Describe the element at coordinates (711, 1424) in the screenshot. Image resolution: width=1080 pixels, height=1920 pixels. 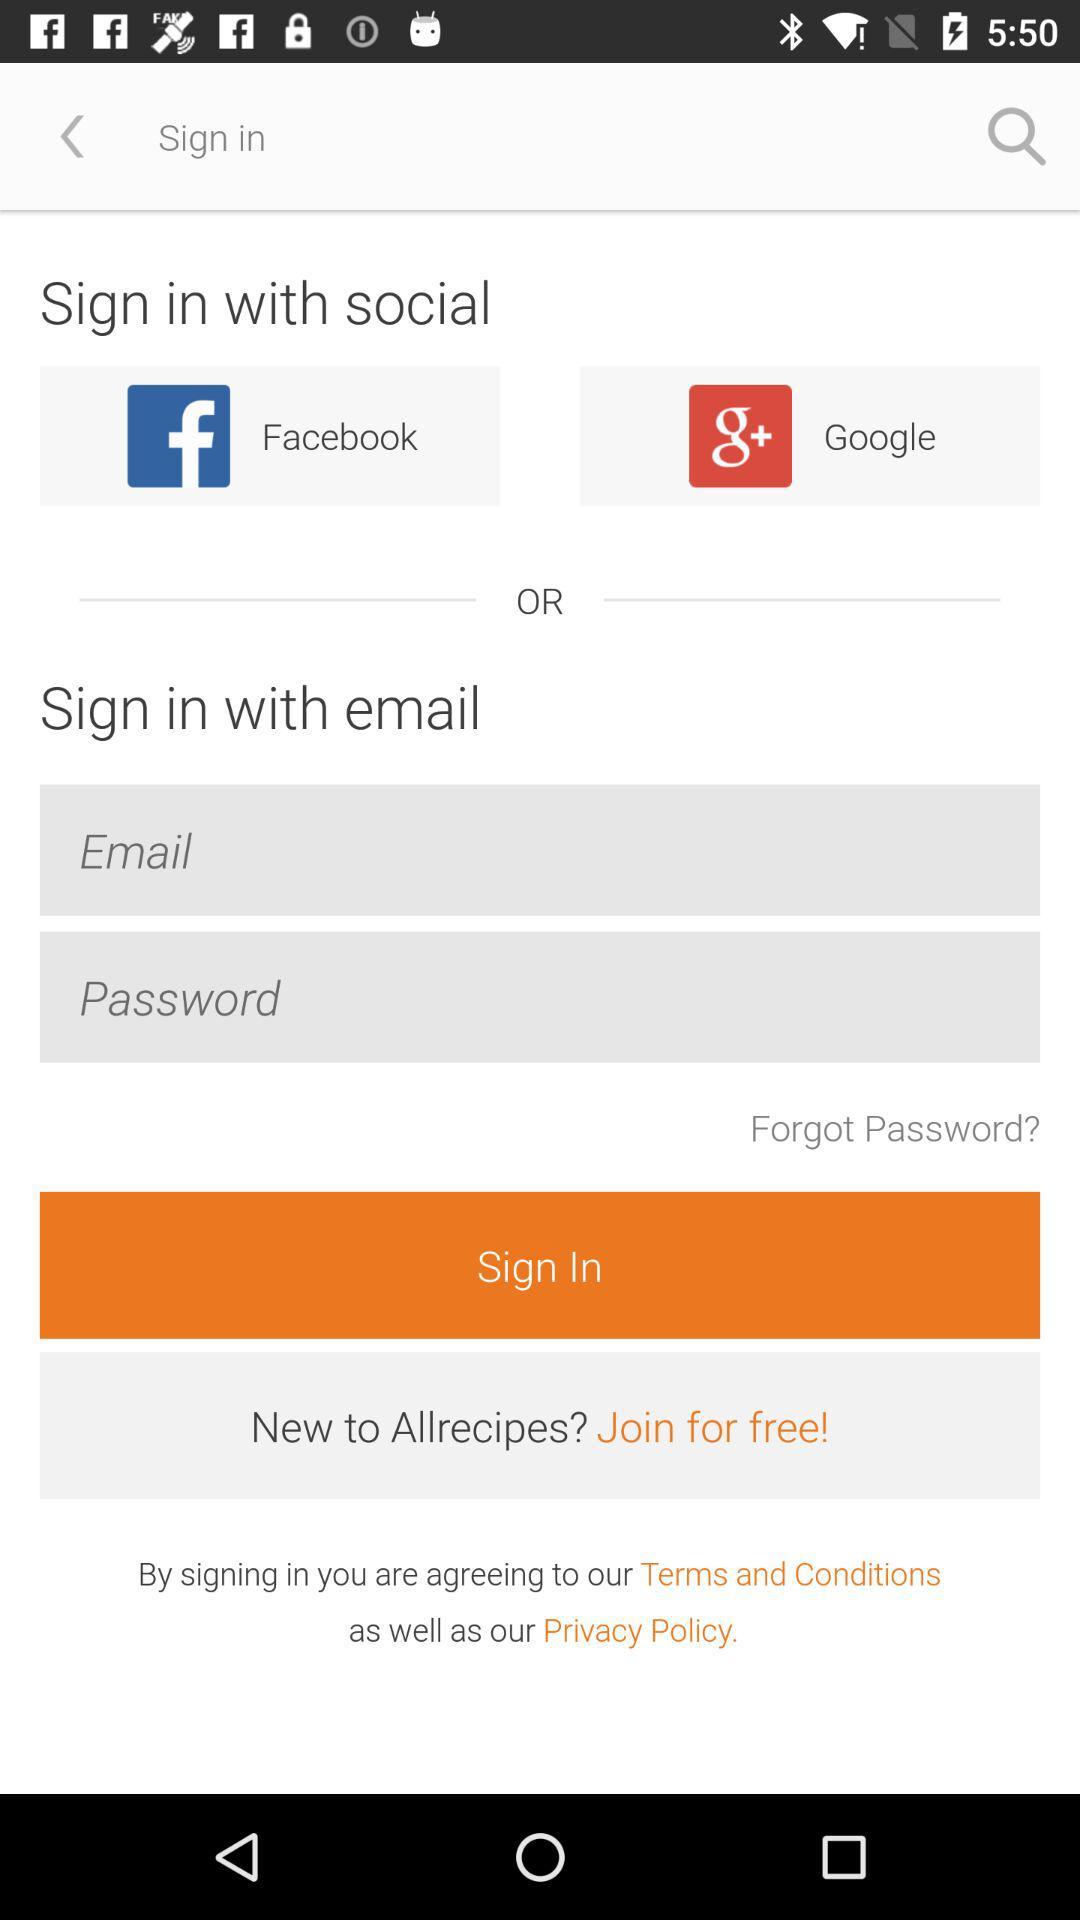
I see `the icon next to the new to allrecipes? icon` at that location.